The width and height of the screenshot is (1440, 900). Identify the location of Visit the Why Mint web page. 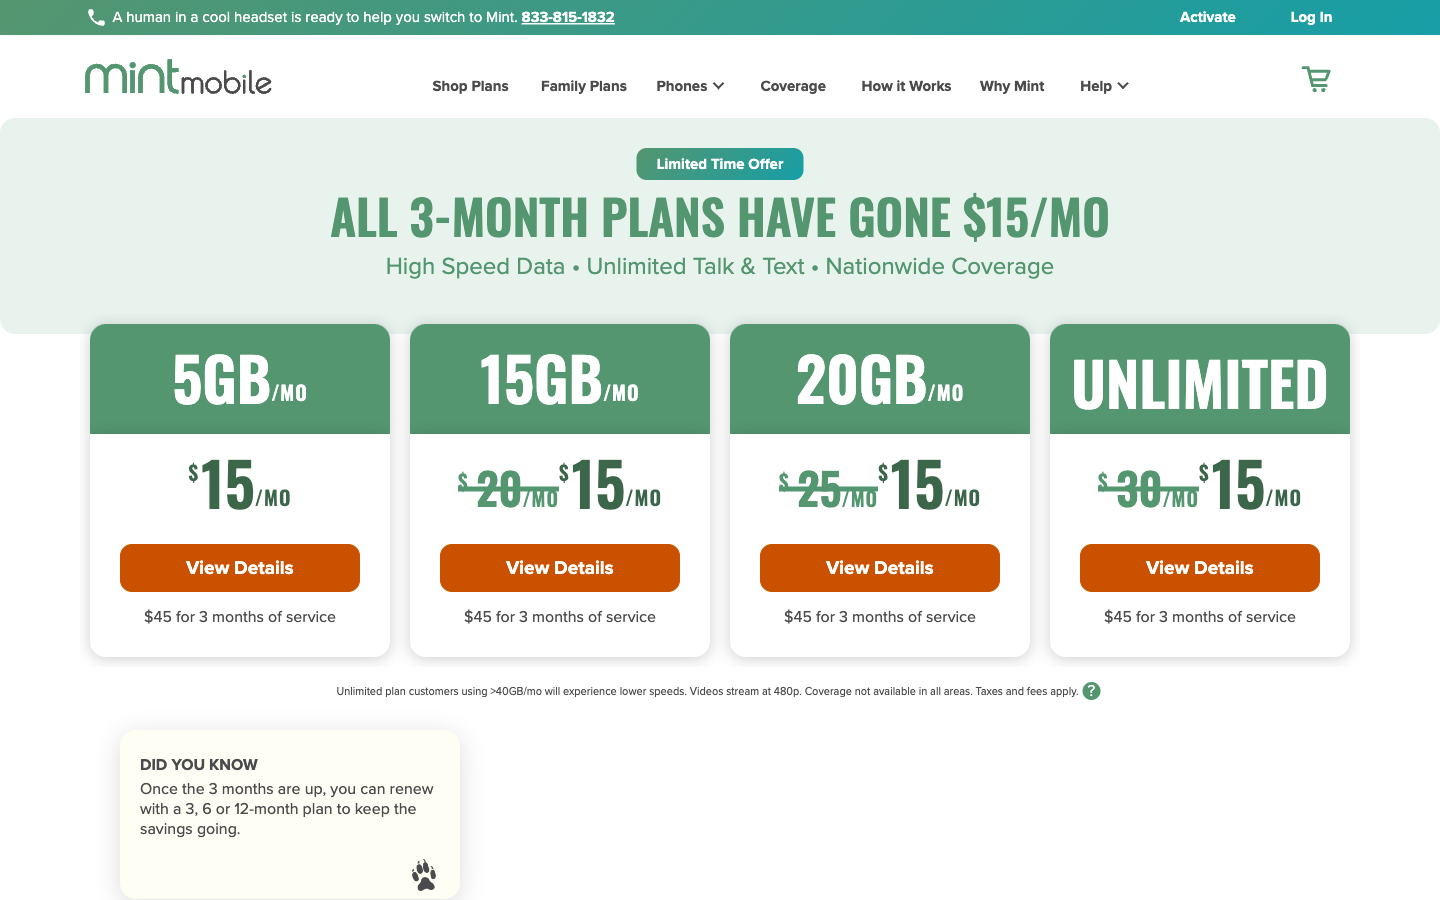
(998, 88).